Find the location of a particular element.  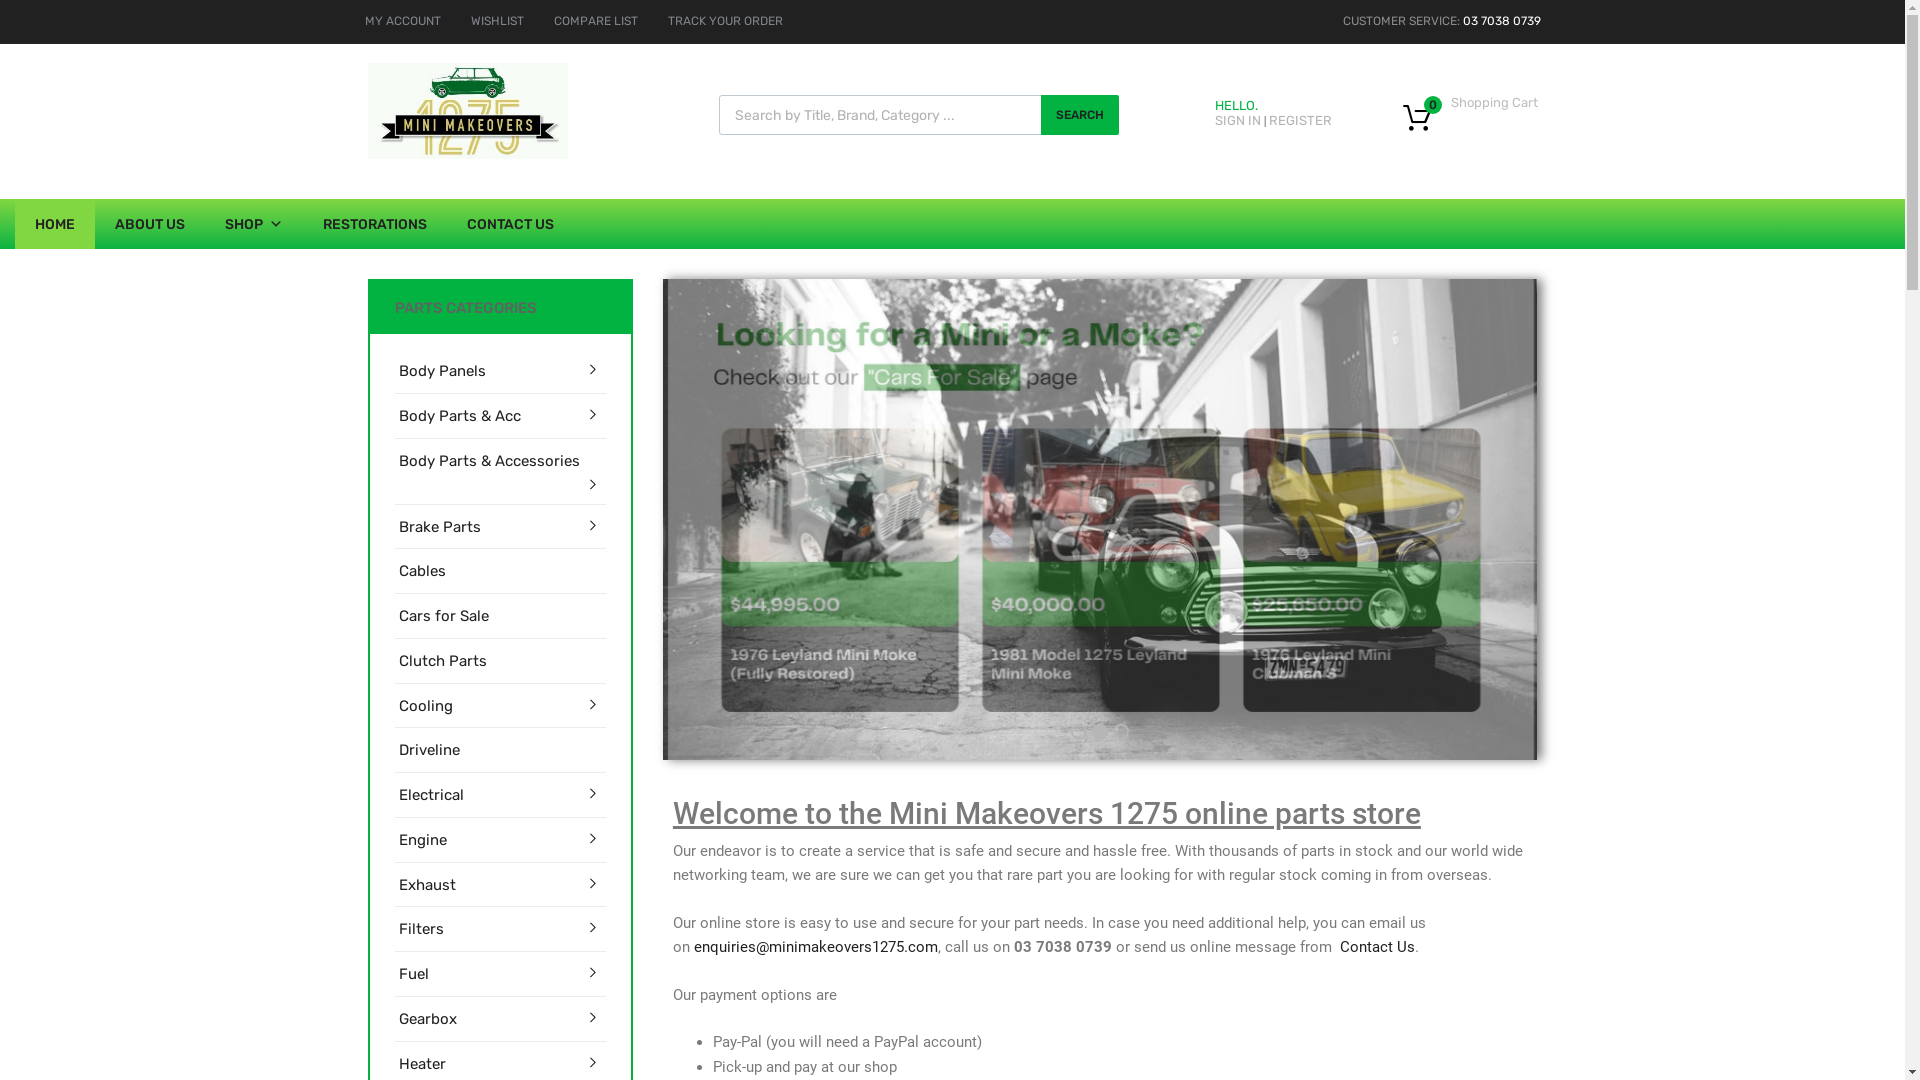

'Cooling' is located at coordinates (424, 705).